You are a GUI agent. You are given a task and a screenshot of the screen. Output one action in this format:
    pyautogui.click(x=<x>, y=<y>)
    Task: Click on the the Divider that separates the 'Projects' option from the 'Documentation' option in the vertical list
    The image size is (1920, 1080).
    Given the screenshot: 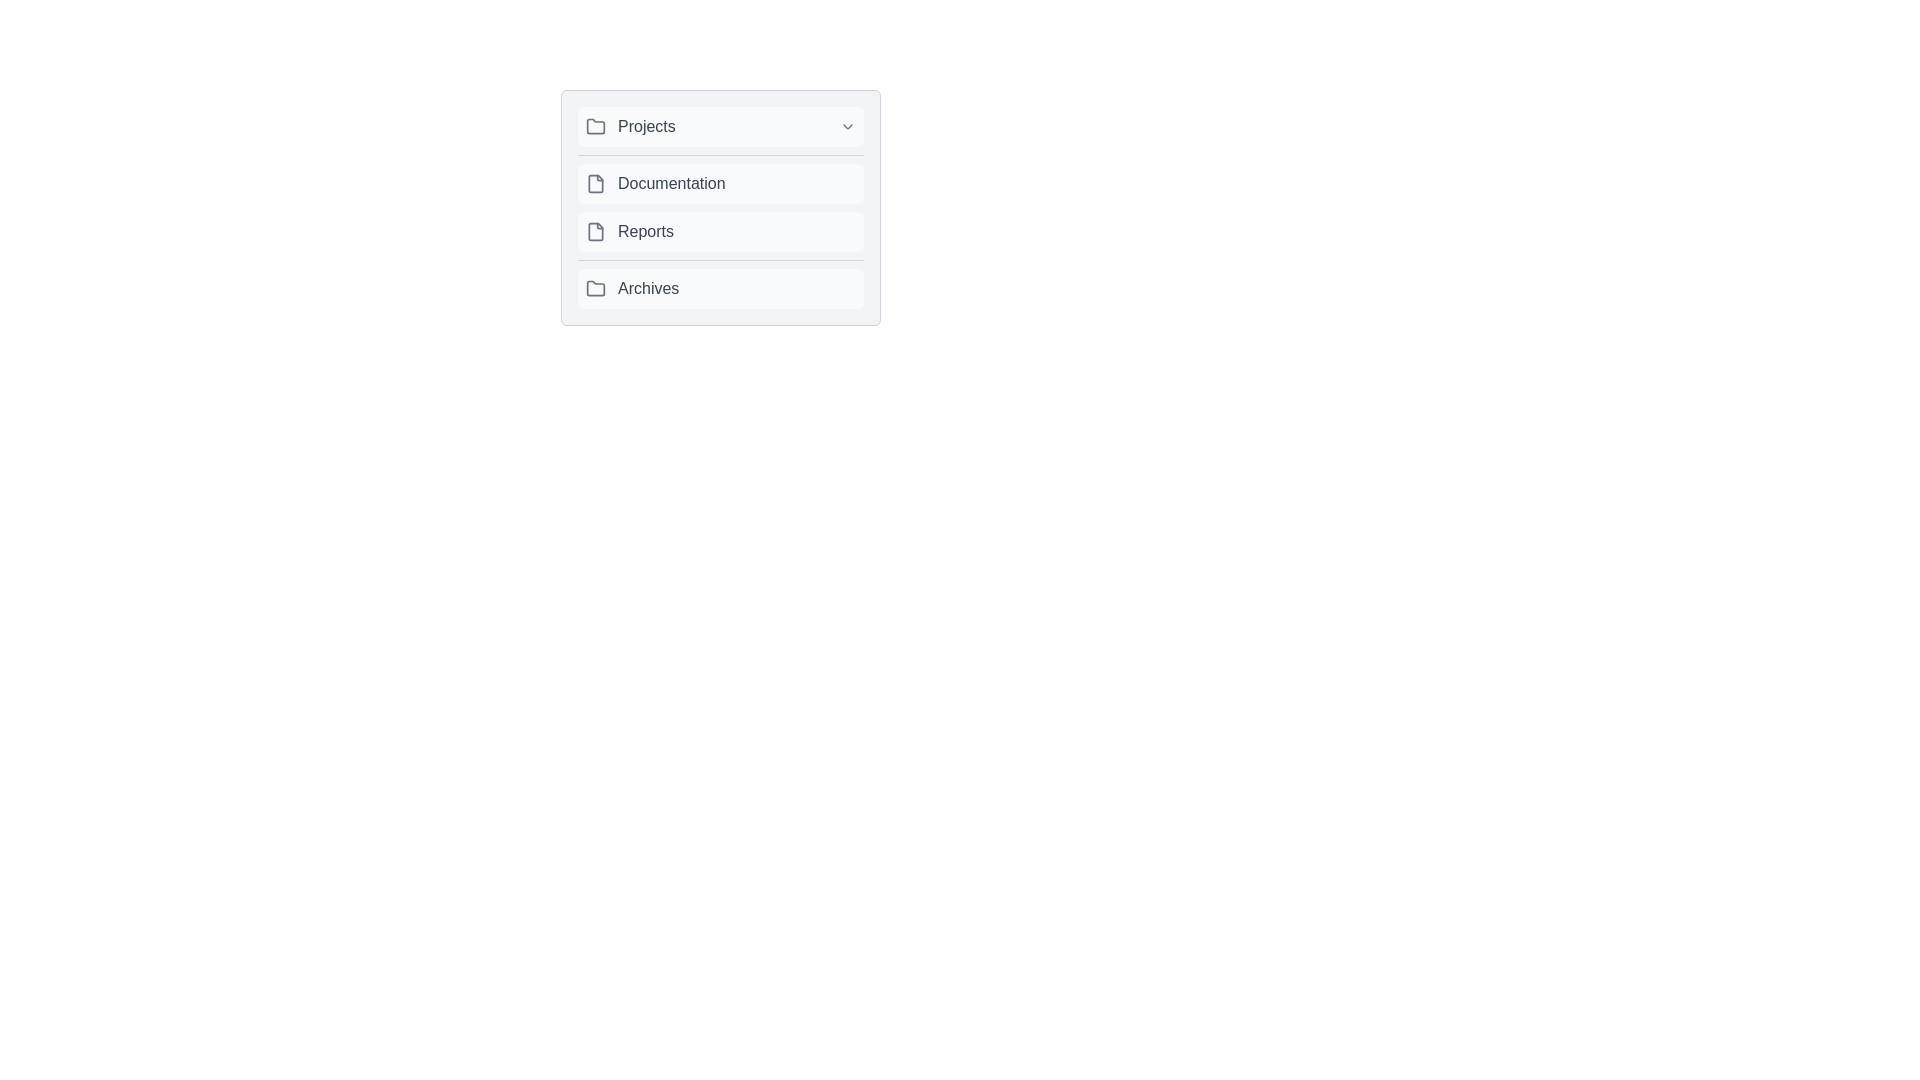 What is the action you would take?
    pyautogui.click(x=720, y=153)
    